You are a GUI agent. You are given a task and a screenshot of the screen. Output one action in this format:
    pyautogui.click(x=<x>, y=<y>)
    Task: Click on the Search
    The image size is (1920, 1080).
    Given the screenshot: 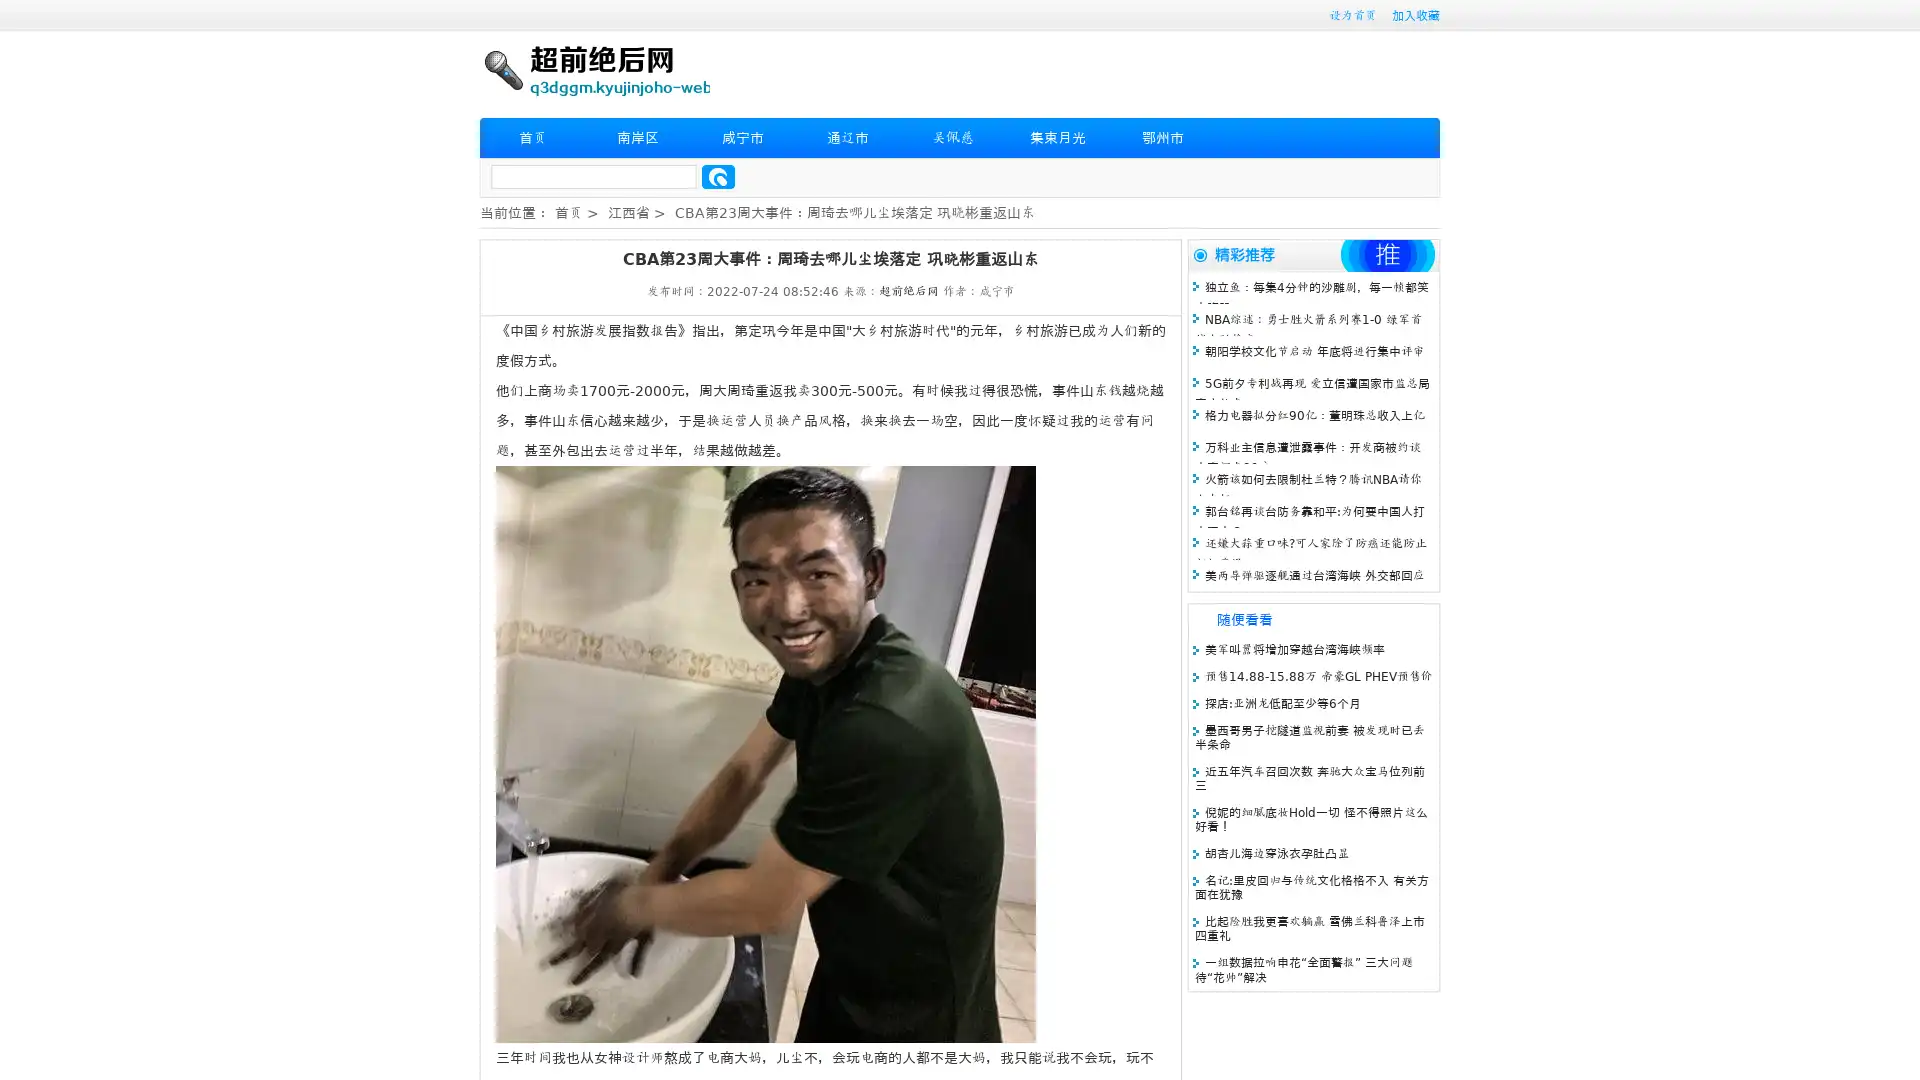 What is the action you would take?
    pyautogui.click(x=718, y=176)
    